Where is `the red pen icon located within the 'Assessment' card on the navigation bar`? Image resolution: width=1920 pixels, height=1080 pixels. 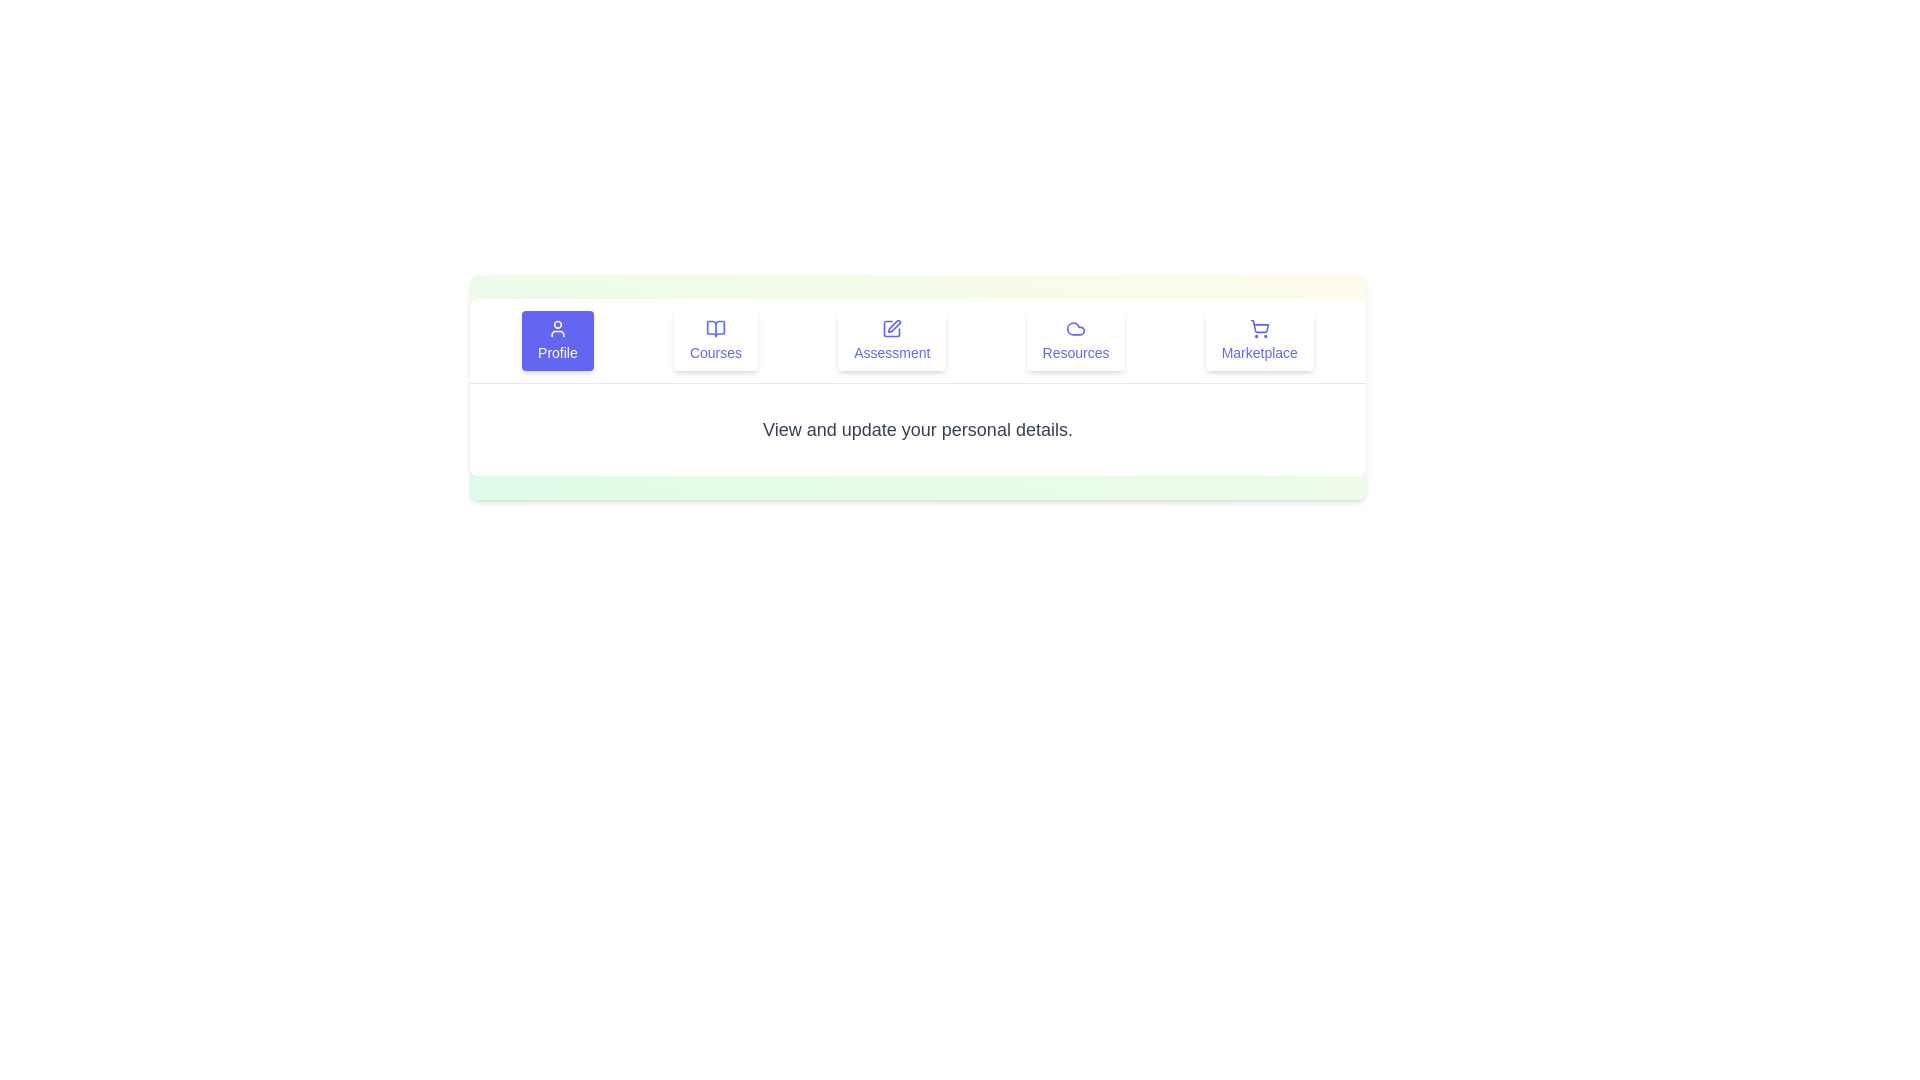
the red pen icon located within the 'Assessment' card on the navigation bar is located at coordinates (893, 325).